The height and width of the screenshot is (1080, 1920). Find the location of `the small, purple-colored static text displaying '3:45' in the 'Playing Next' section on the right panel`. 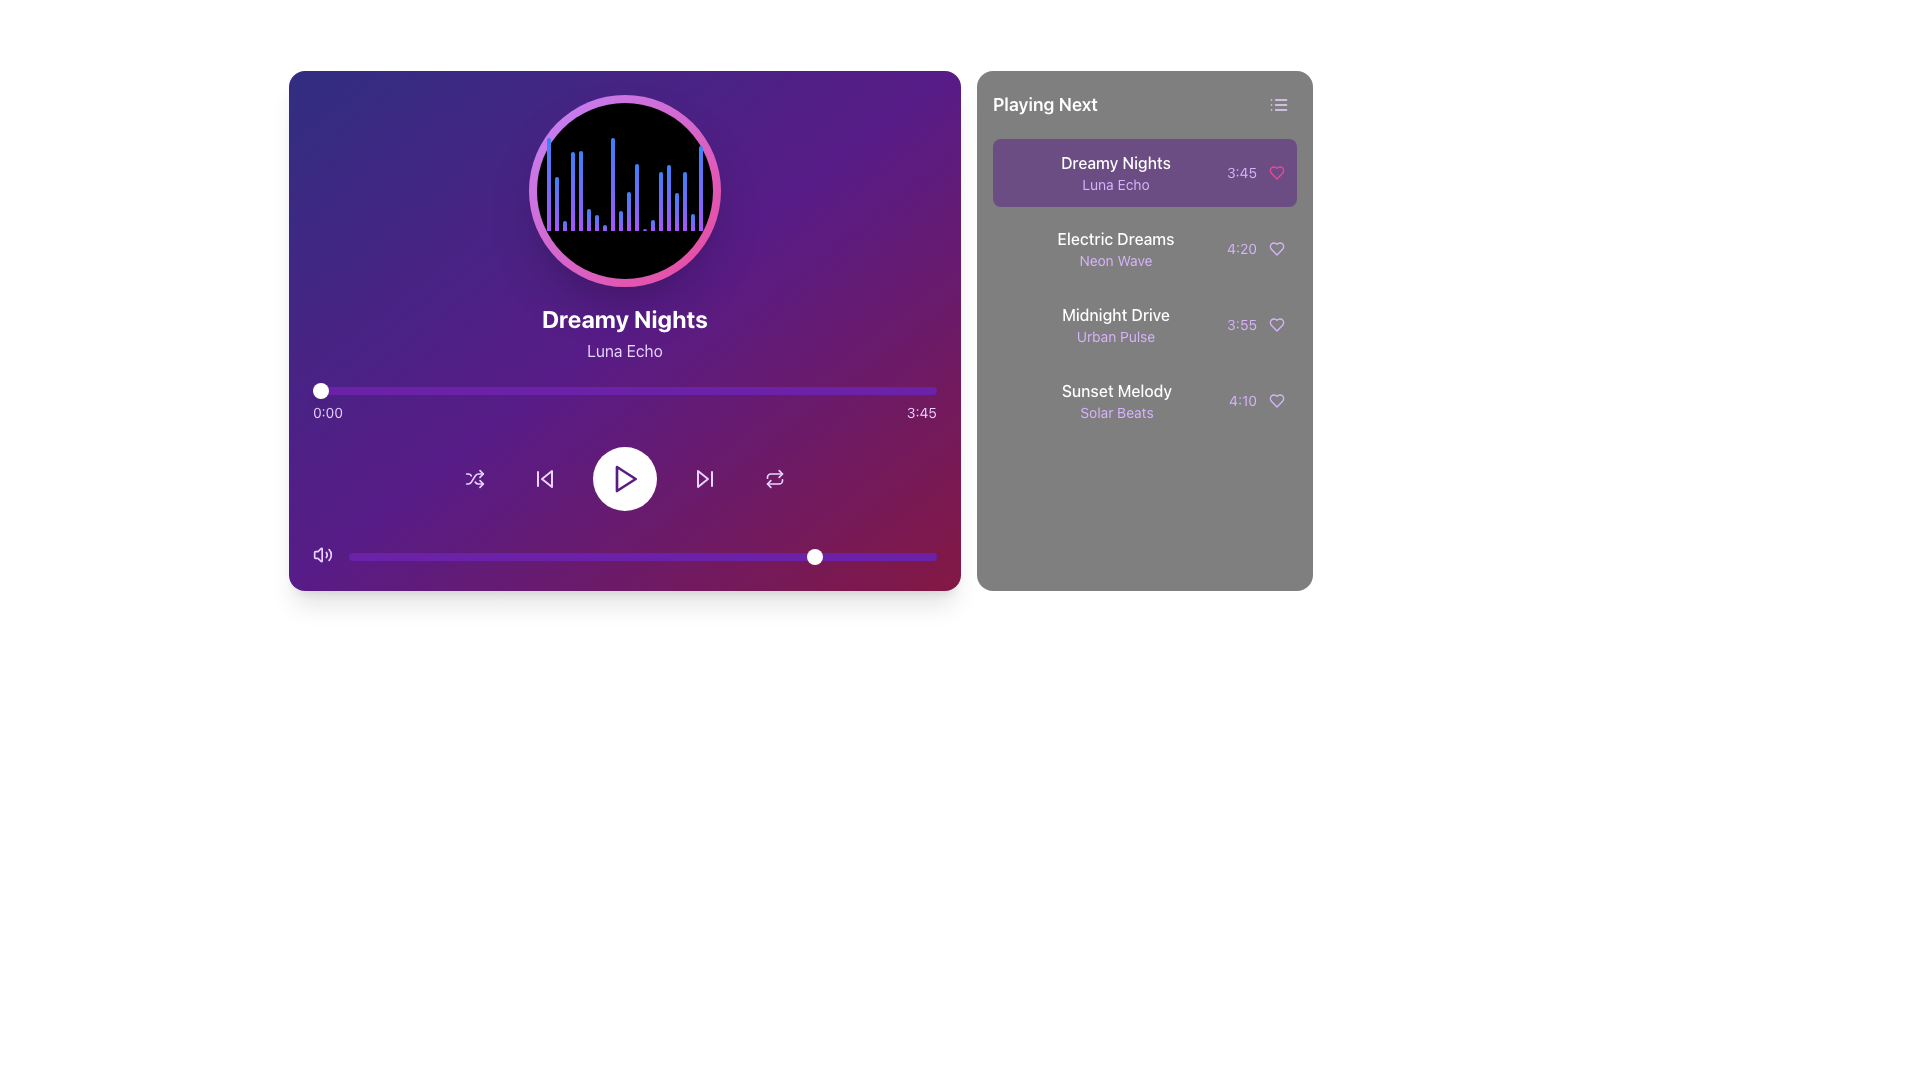

the small, purple-colored static text displaying '3:45' in the 'Playing Next' section on the right panel is located at coordinates (1241, 172).